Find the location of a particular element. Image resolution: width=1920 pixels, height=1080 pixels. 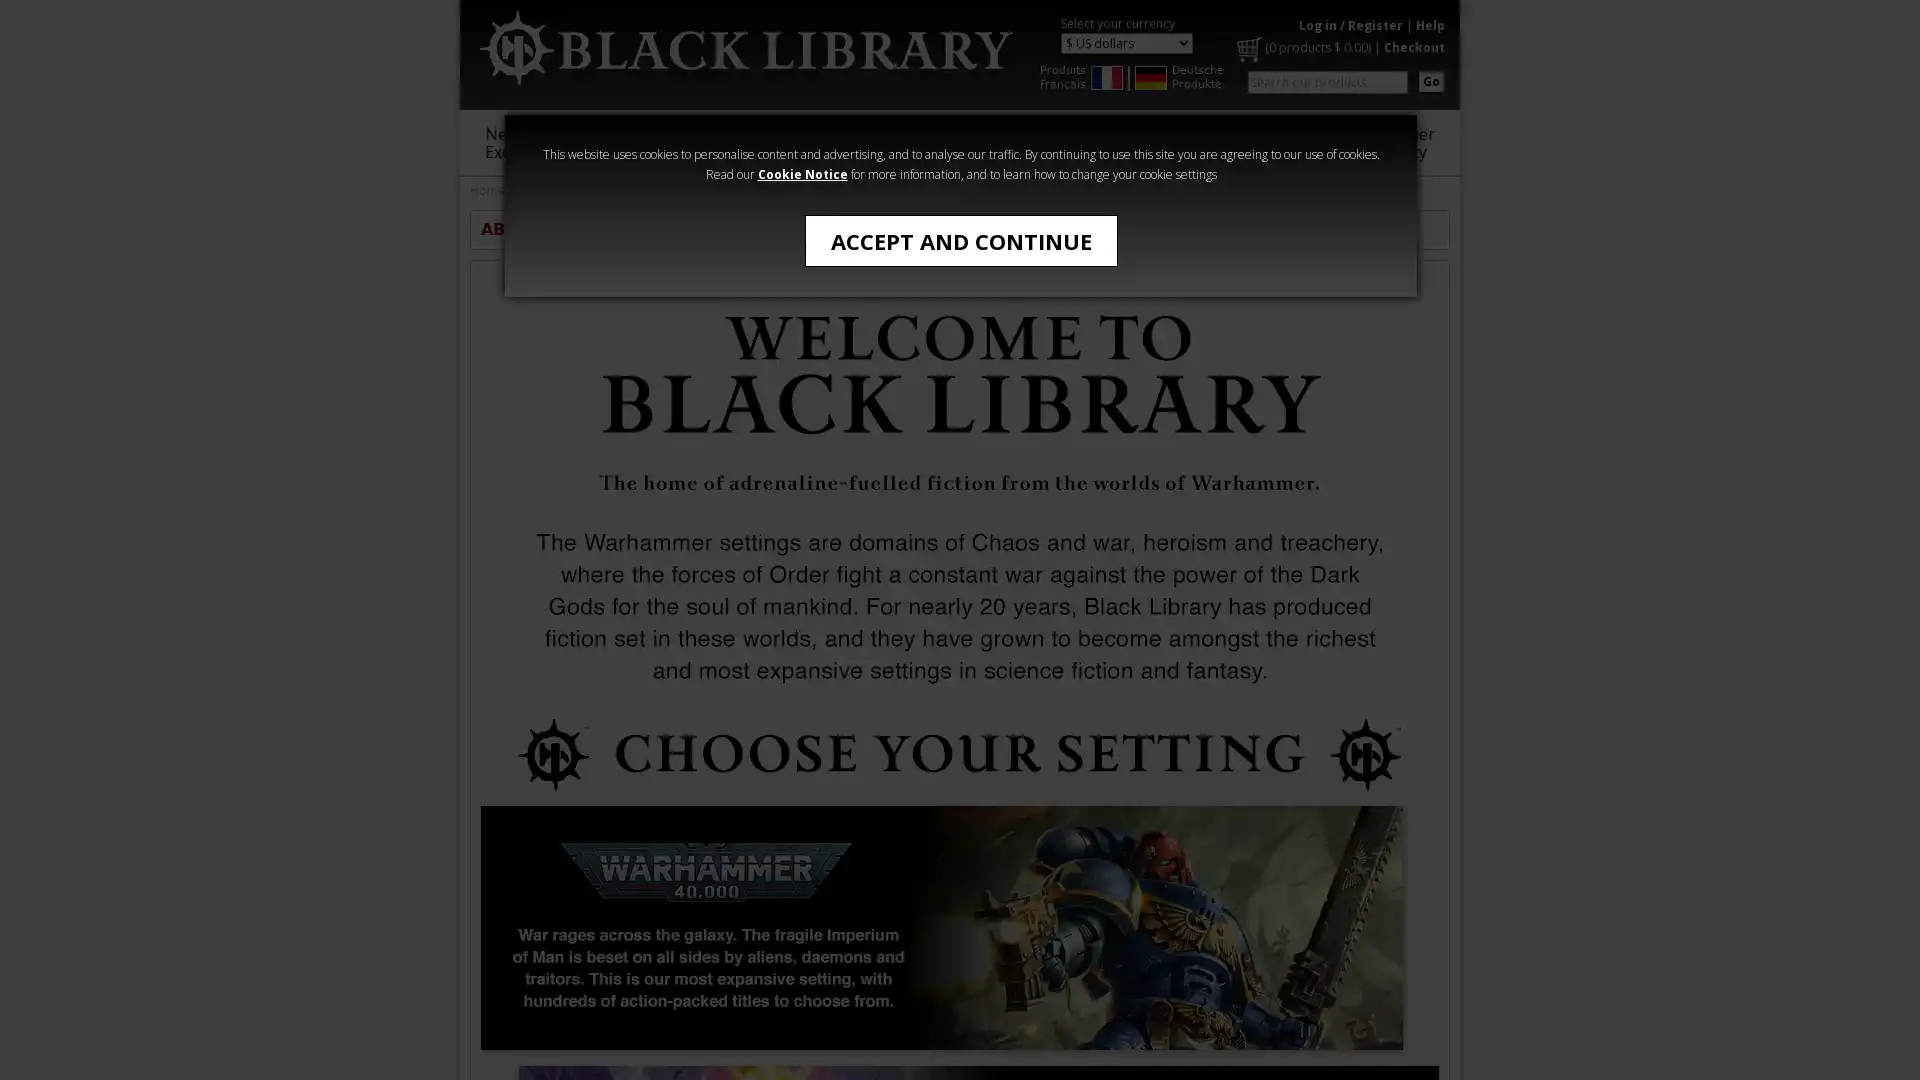

Go is located at coordinates (1430, 80).